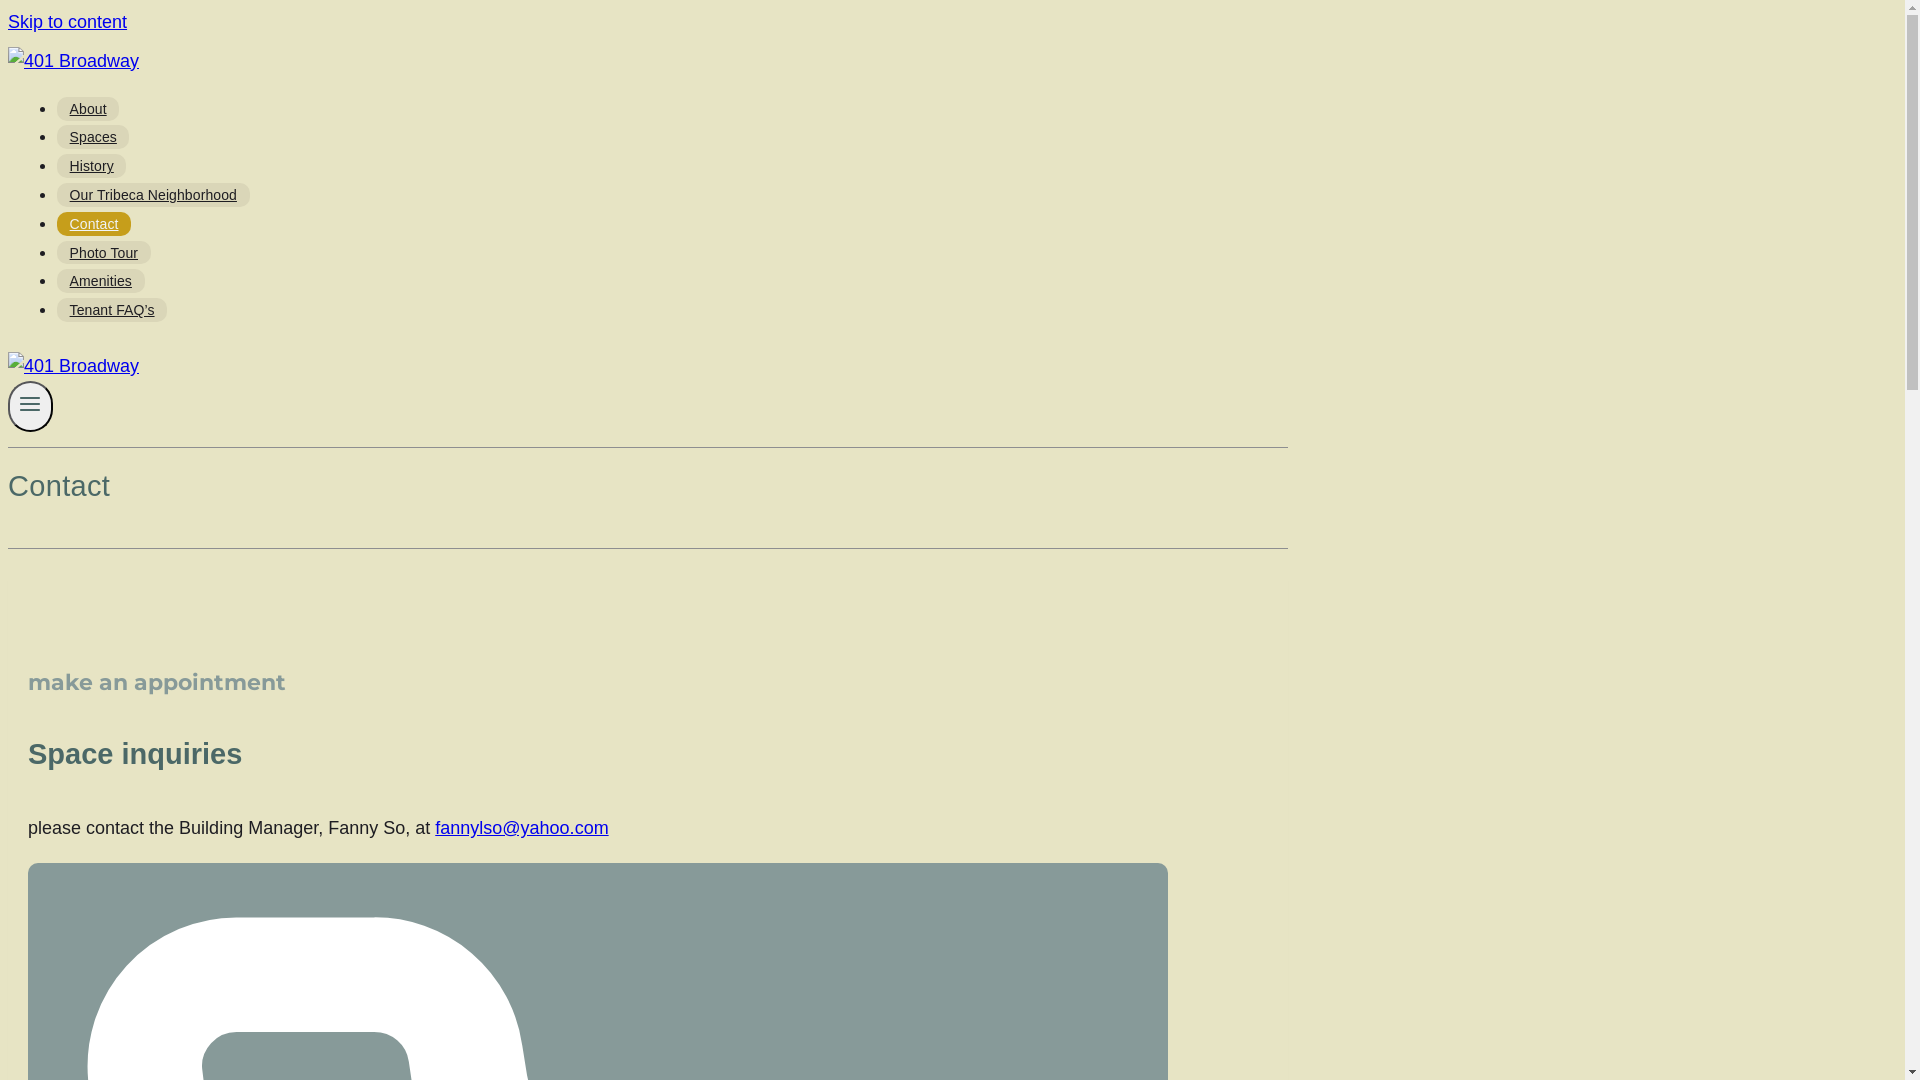  Describe the element at coordinates (152, 195) in the screenshot. I see `'Our Tribeca Neighborhood'` at that location.